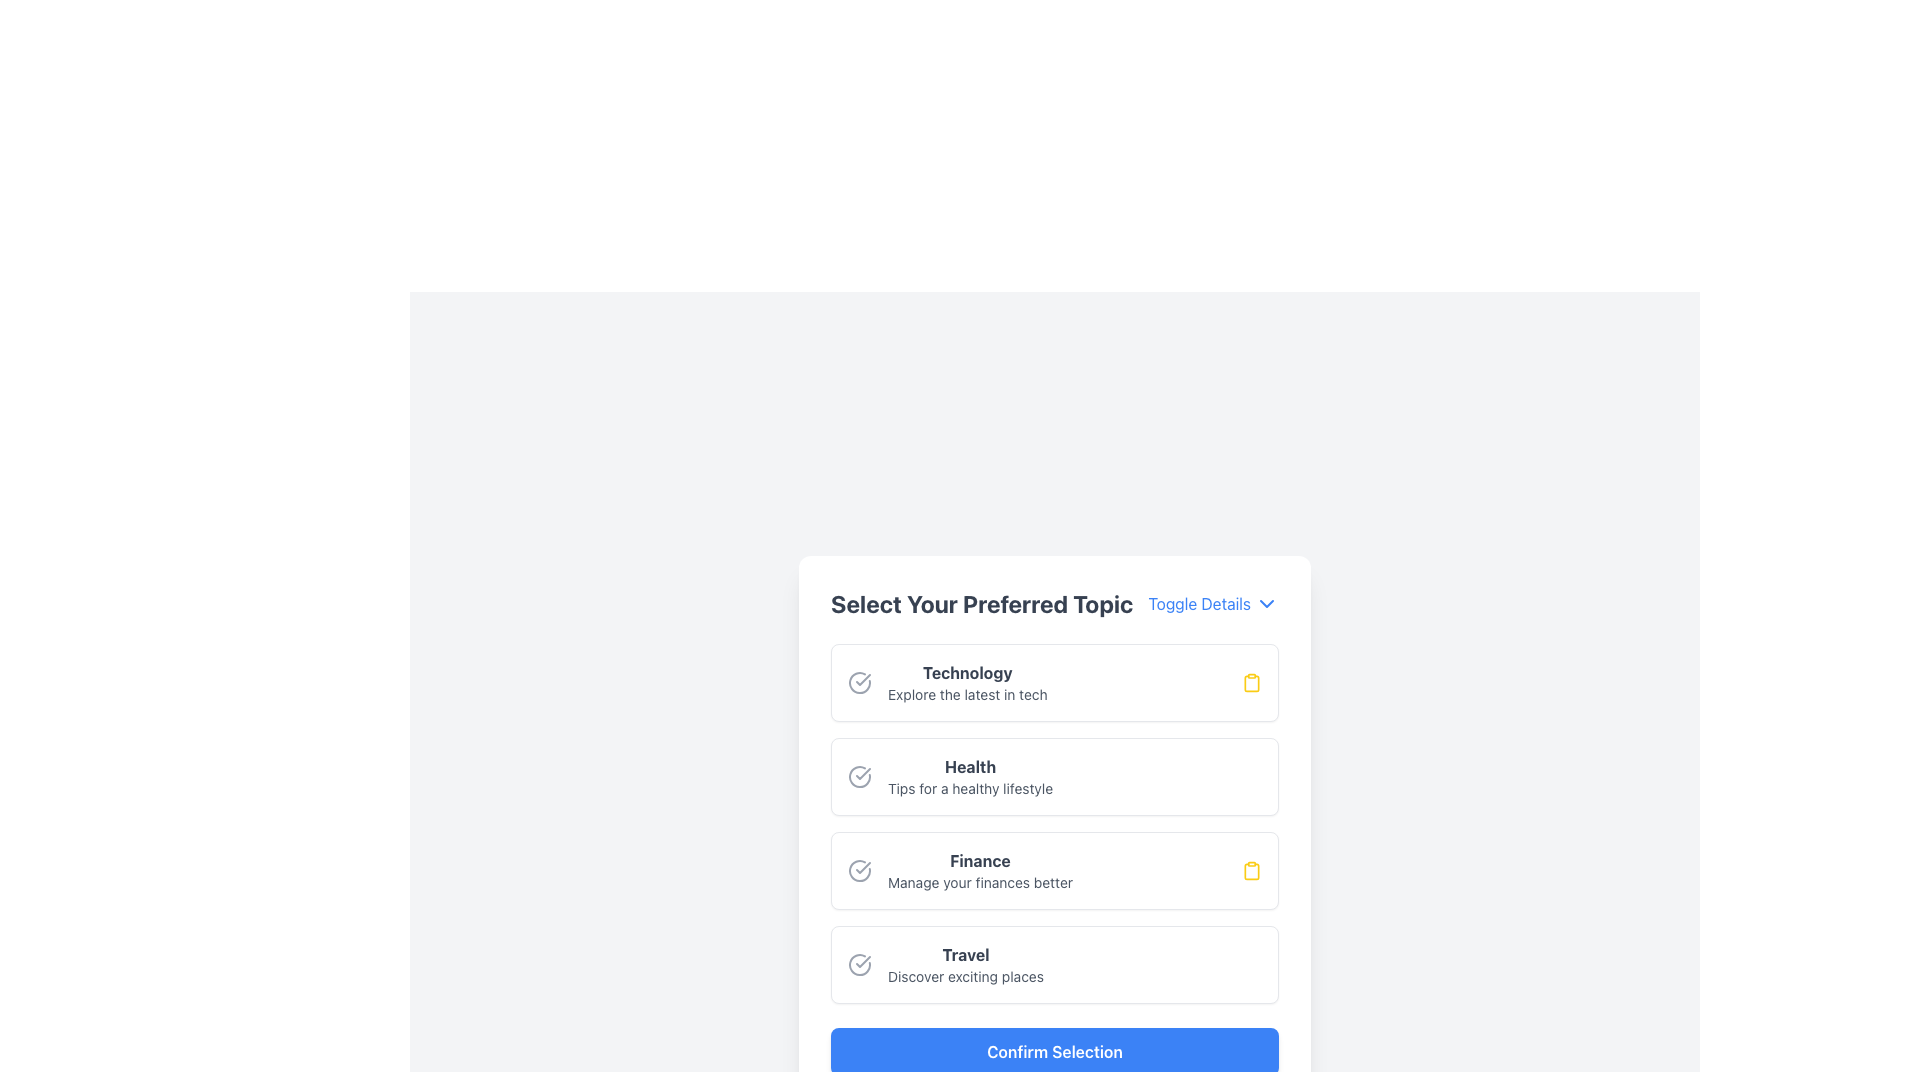 The height and width of the screenshot is (1080, 1920). I want to click on the checkbox icon representing selection for the health-related topic under the 'Select Your Preferred Topic' heading, so click(859, 775).